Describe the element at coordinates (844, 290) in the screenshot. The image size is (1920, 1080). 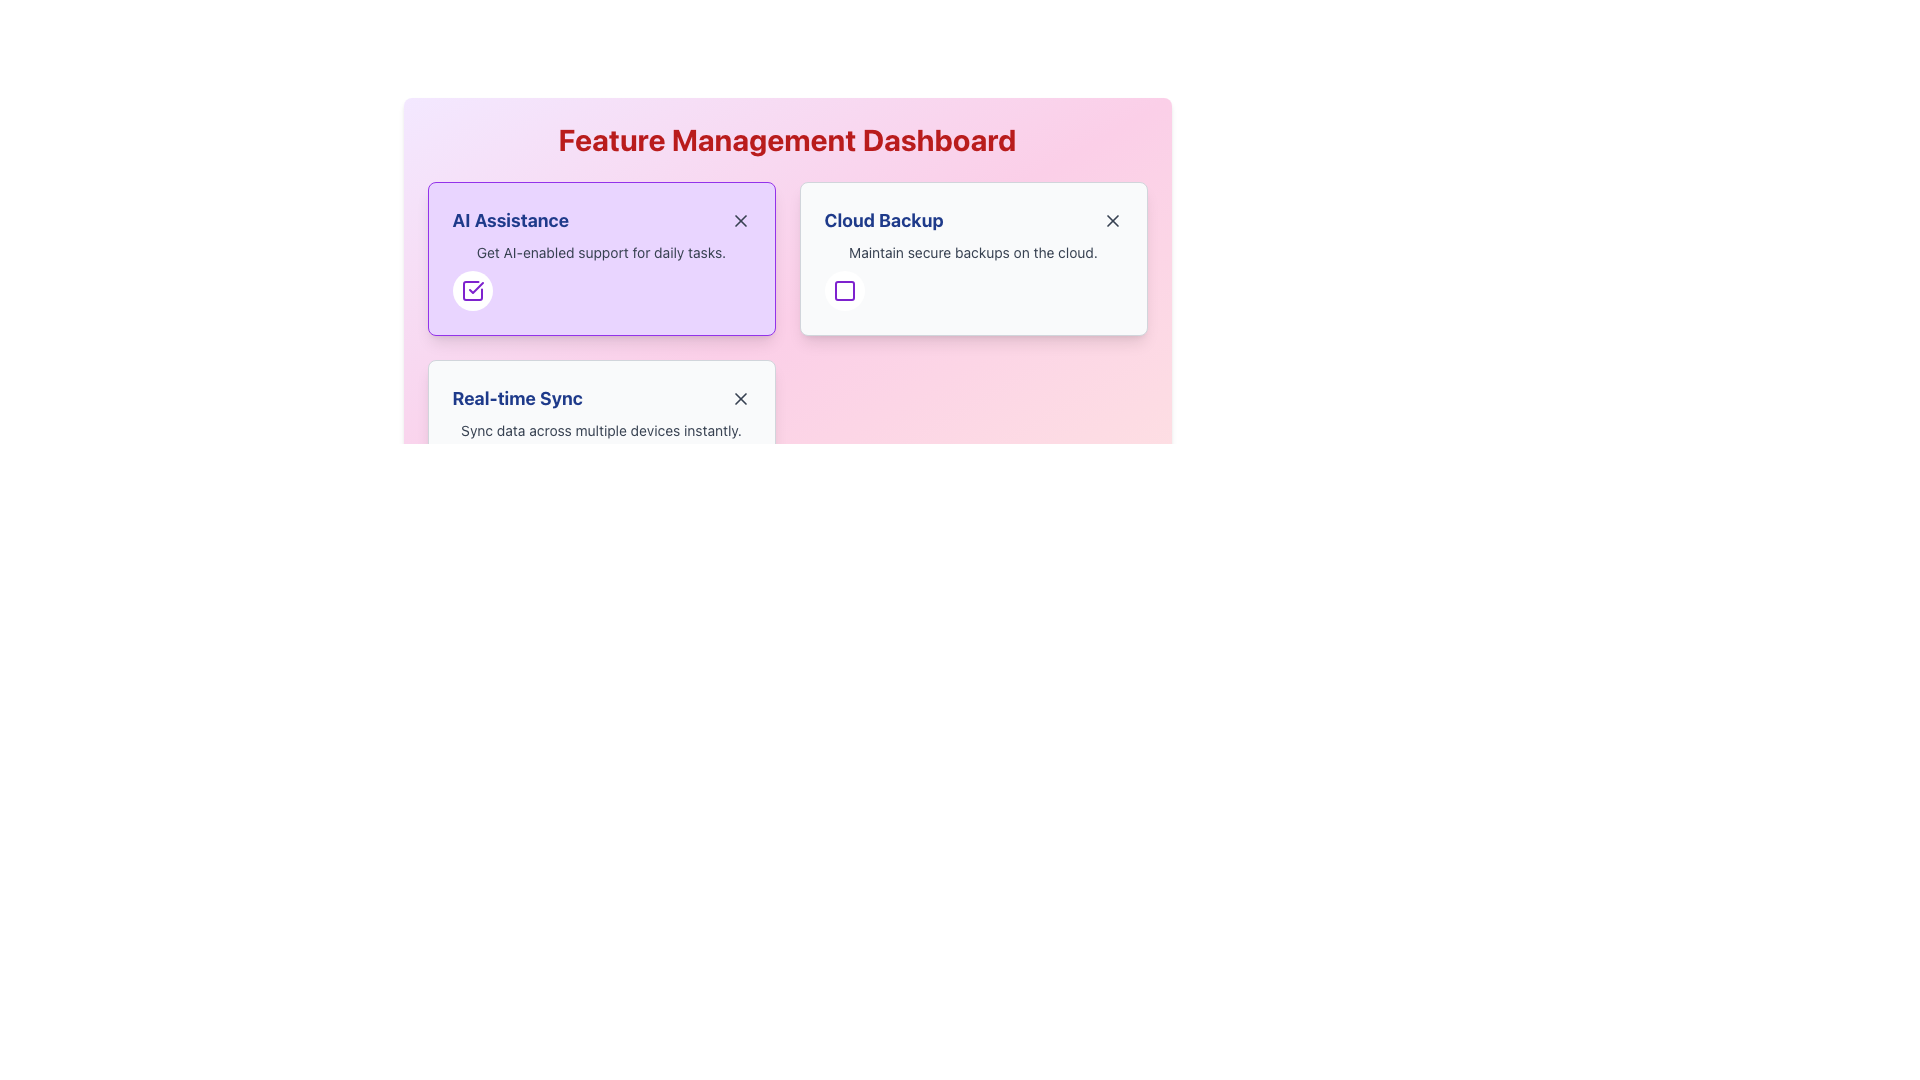
I see `the inner square icon within the circular button for toggling the 'Cloud Backup' feature status in the top right of the 'Feature Management Dashboard'` at that location.